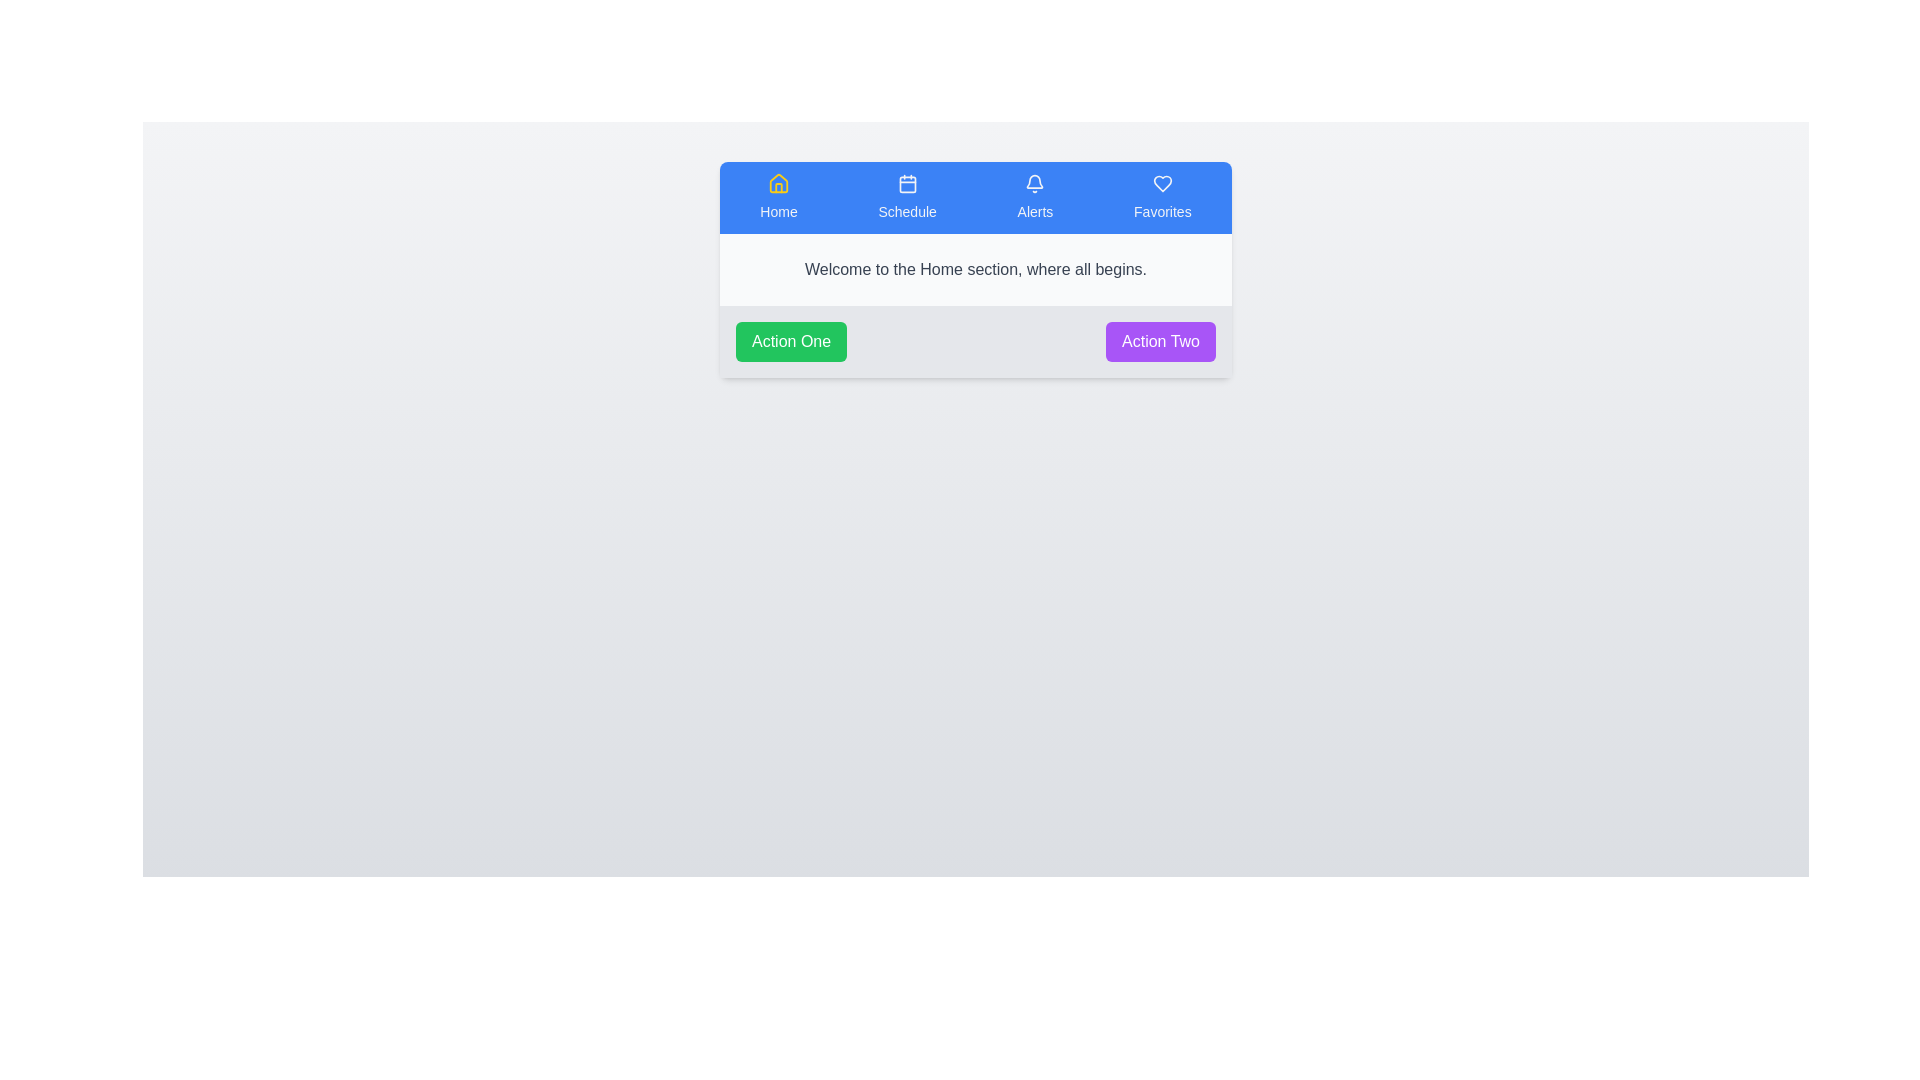 This screenshot has height=1080, width=1920. I want to click on the icon labeled 'Favorites' to observe visual feedback, so click(1162, 197).